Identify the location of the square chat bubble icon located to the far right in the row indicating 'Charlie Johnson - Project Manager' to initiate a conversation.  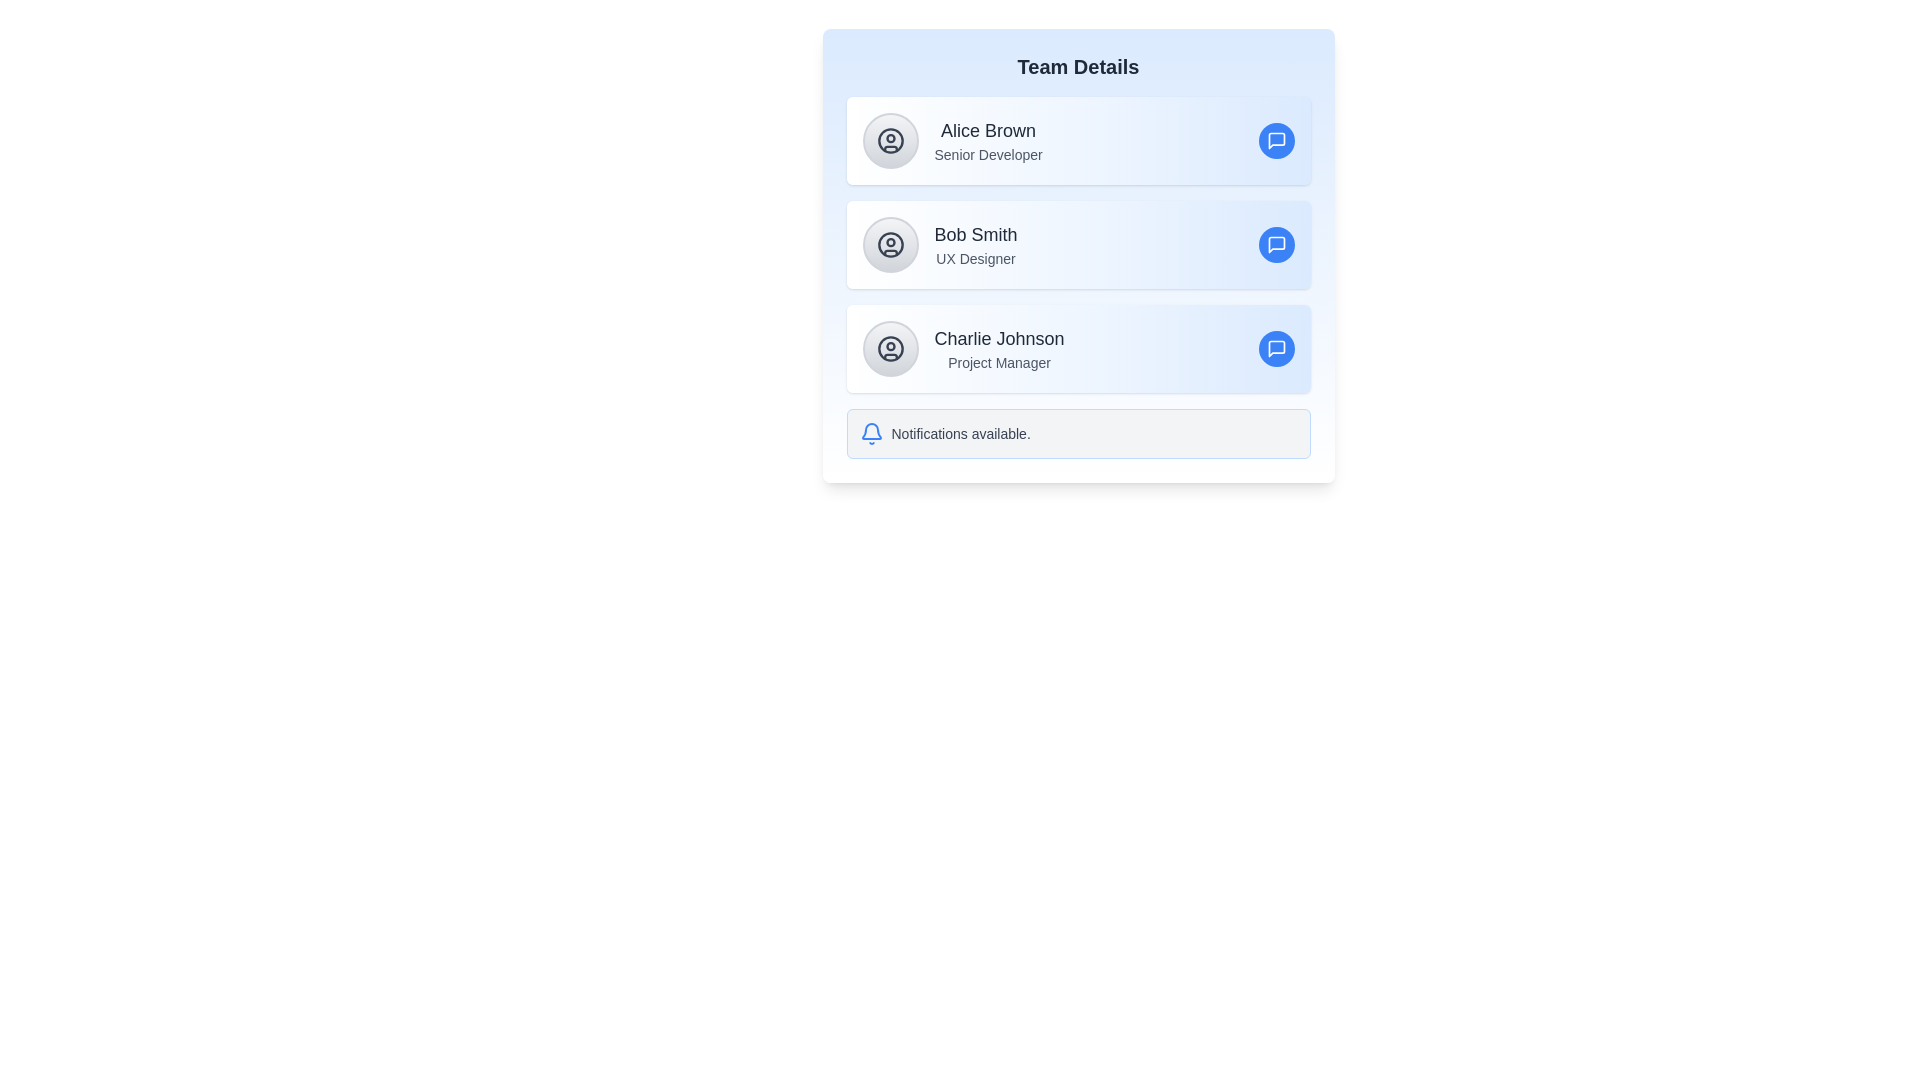
(1275, 347).